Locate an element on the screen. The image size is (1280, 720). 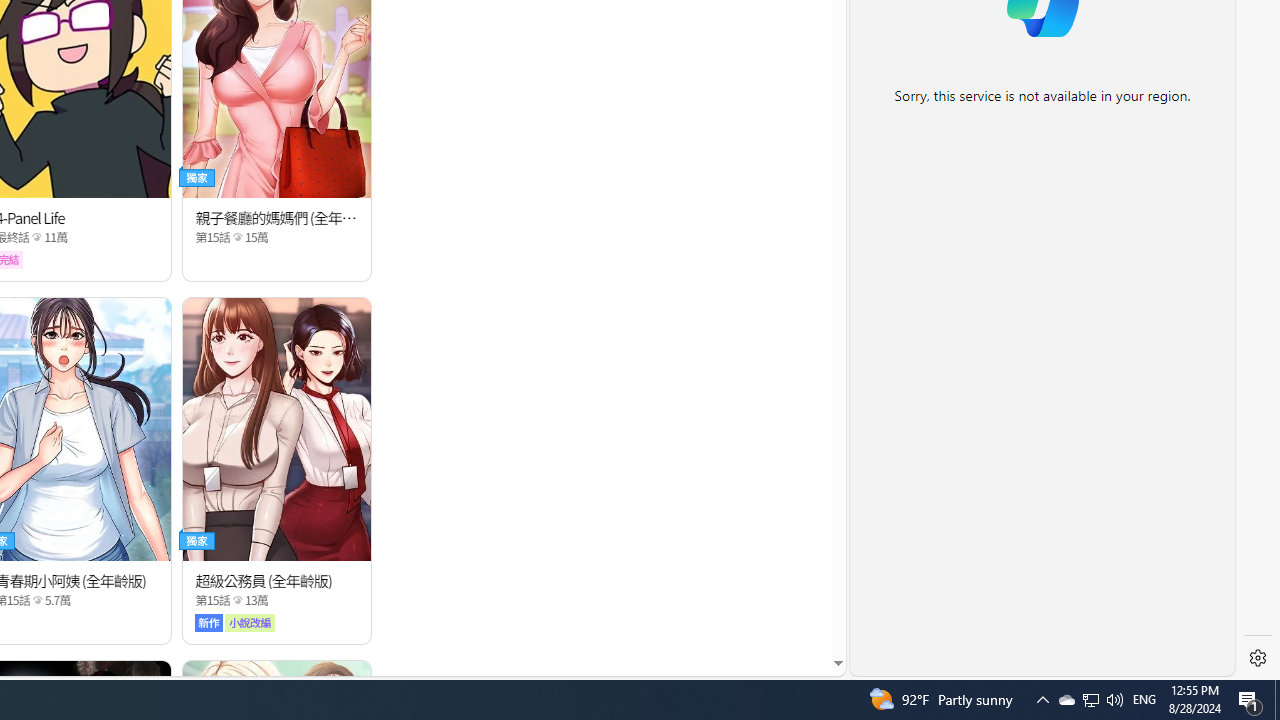
'Settings' is located at coordinates (1257, 658).